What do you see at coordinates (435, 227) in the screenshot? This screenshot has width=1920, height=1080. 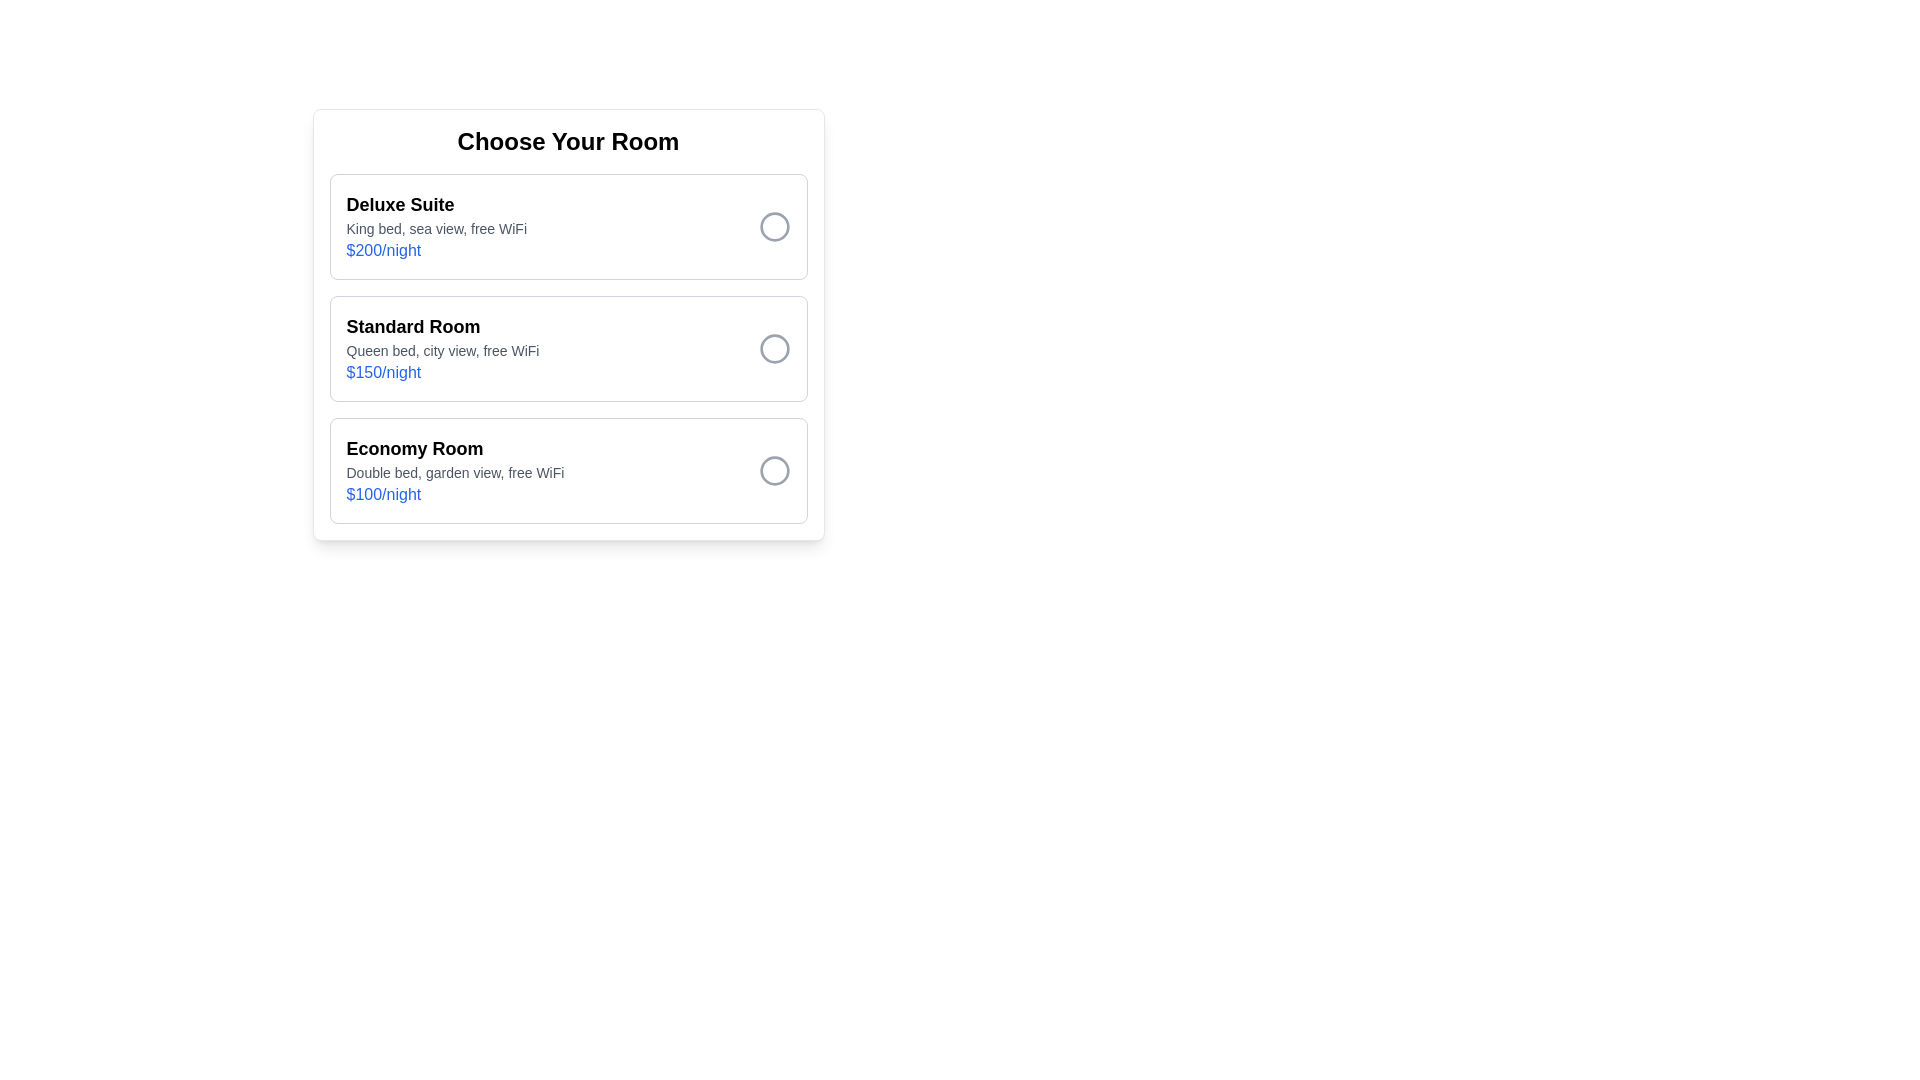 I see `the static text element displaying 'King bed, sea view, free WiFi', which is located below the 'Deluxe Suite' title and above the price '$200/night'` at bounding box center [435, 227].